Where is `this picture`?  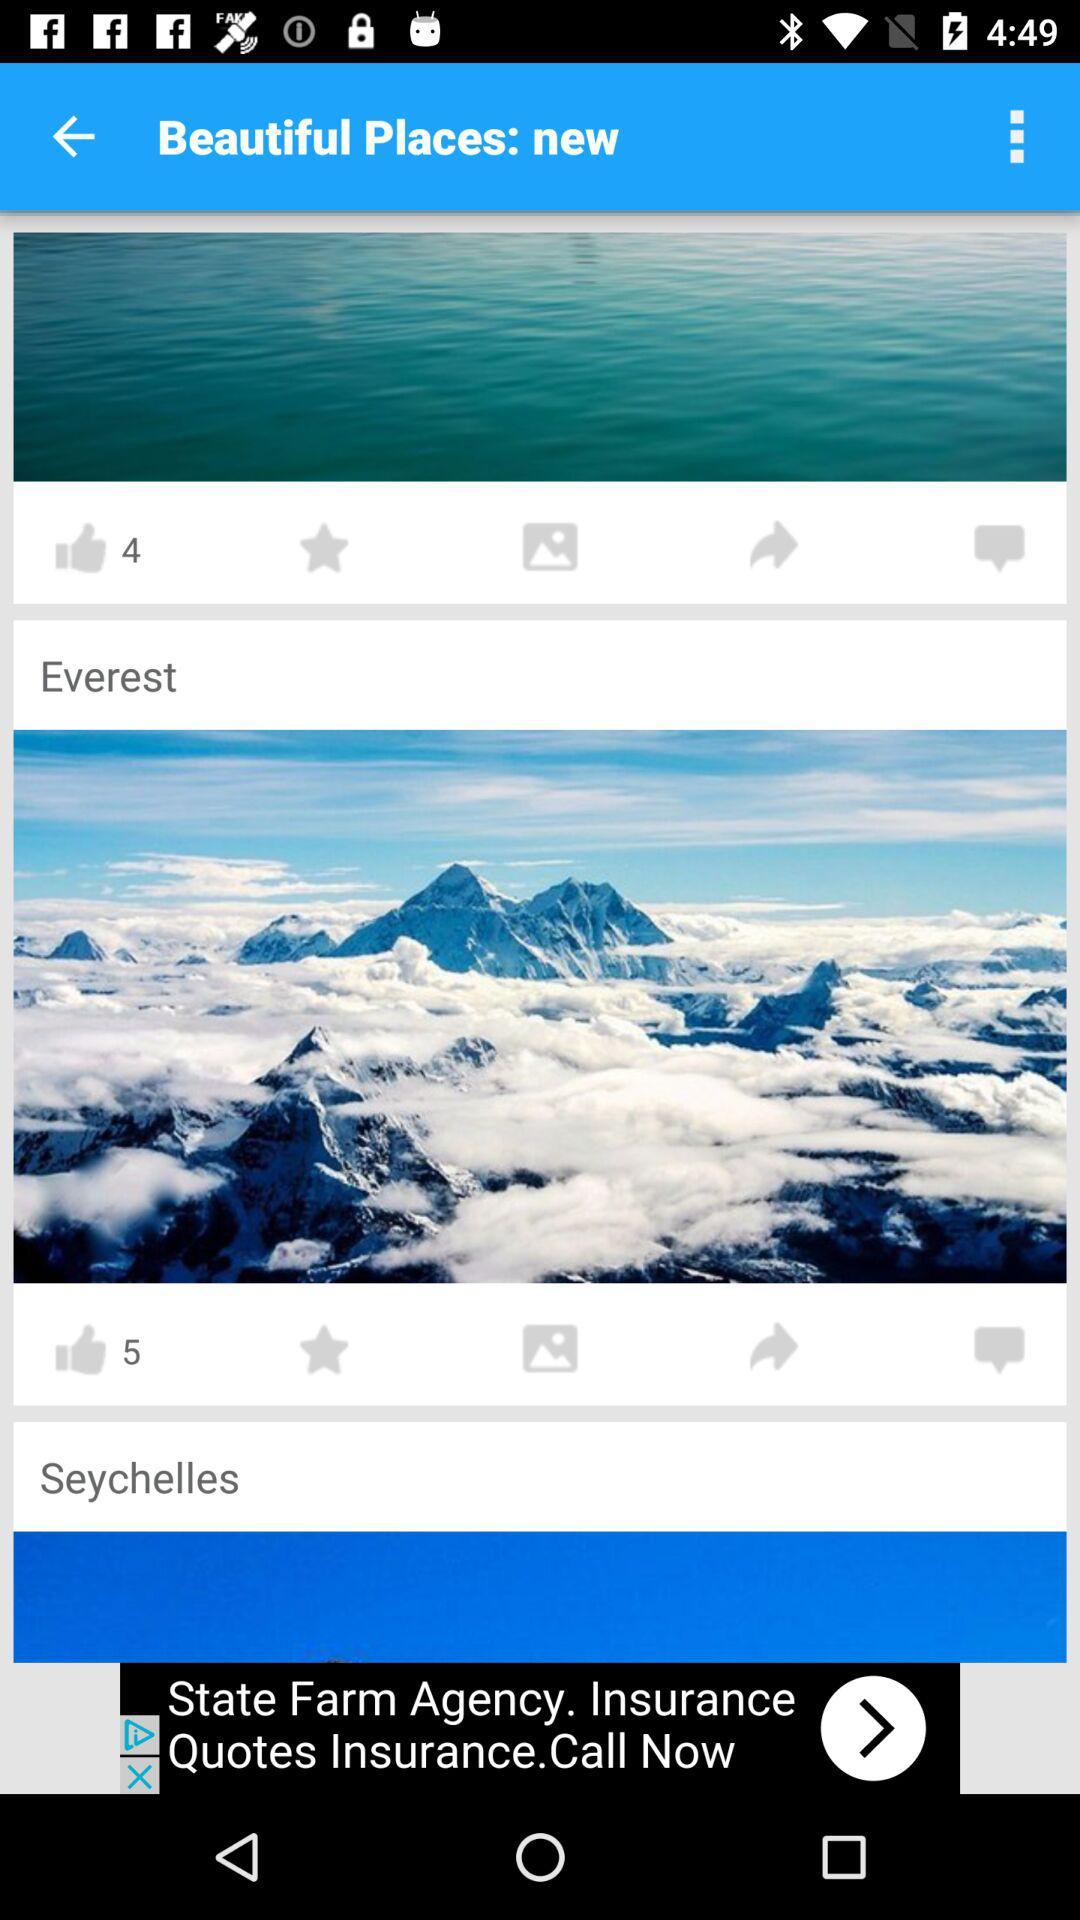
this picture is located at coordinates (540, 356).